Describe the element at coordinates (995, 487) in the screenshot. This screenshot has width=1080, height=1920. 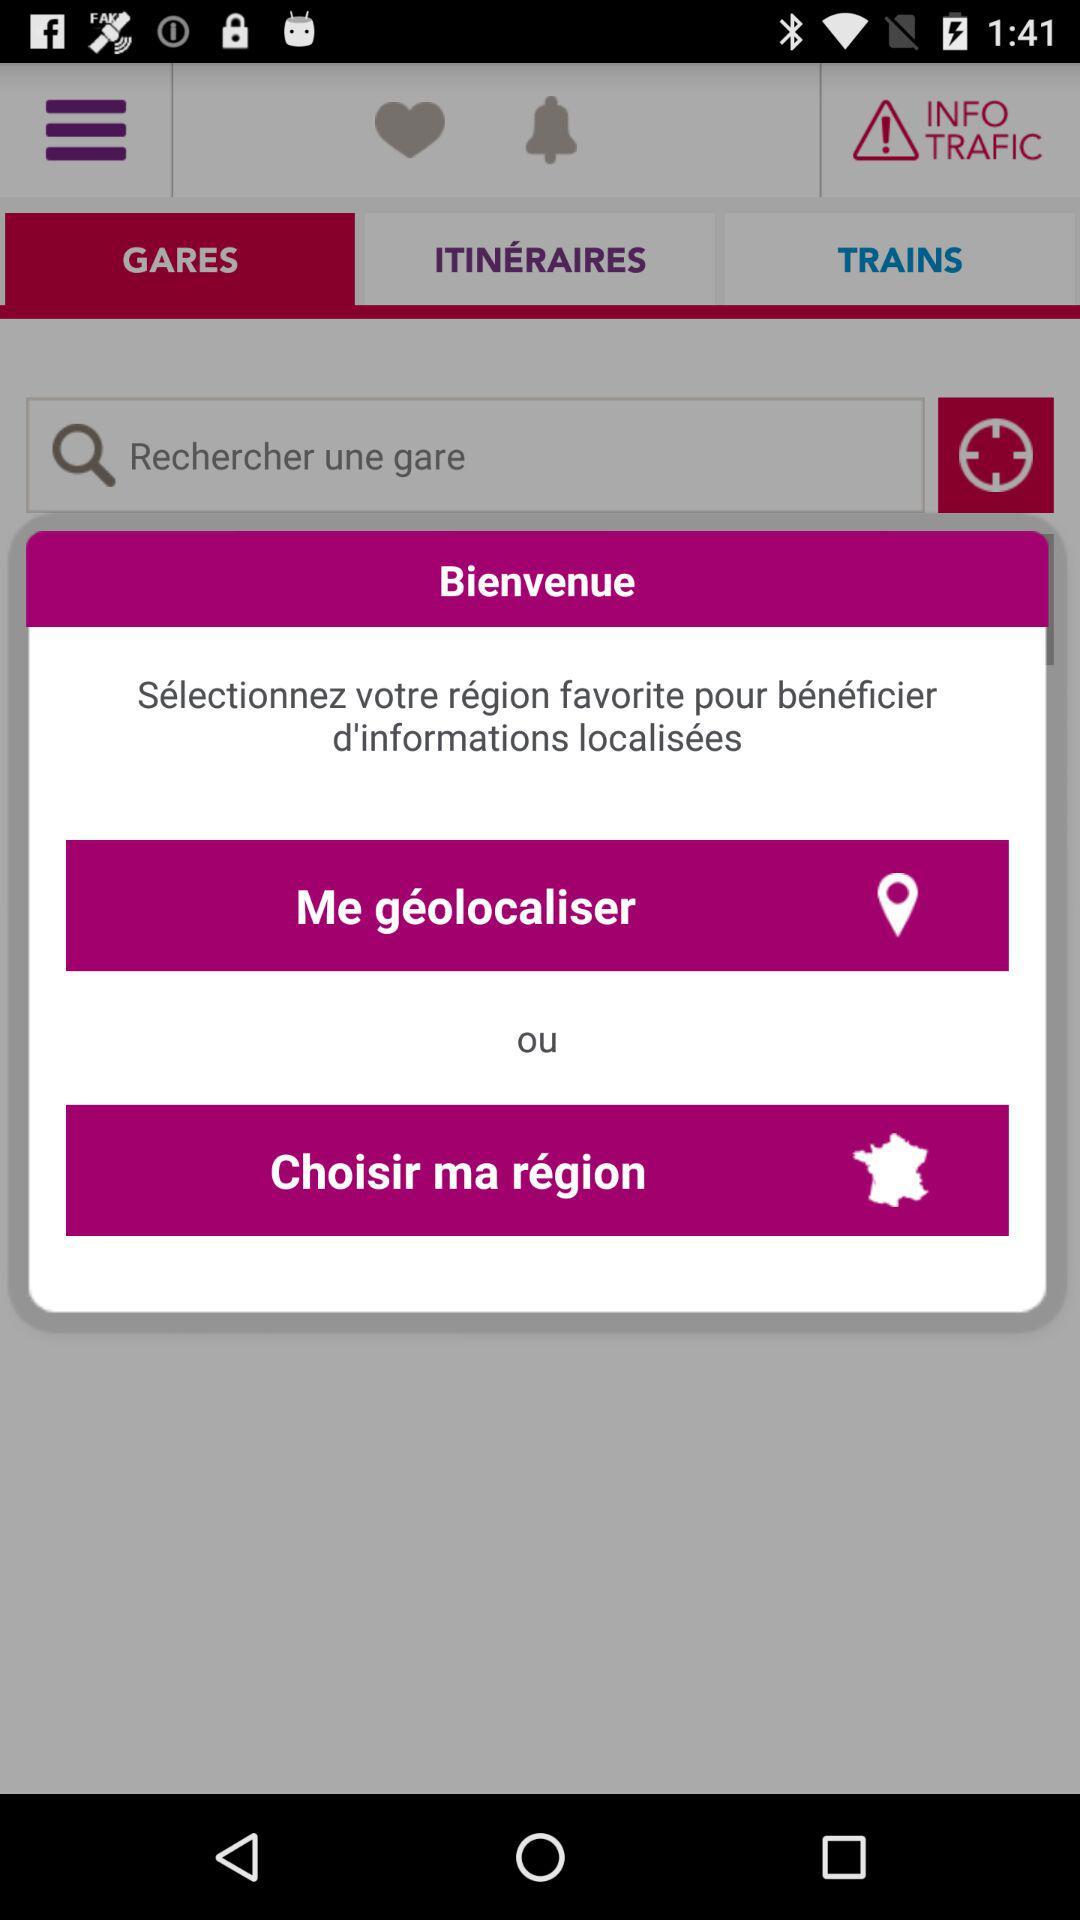
I see `the location_crosshair icon` at that location.